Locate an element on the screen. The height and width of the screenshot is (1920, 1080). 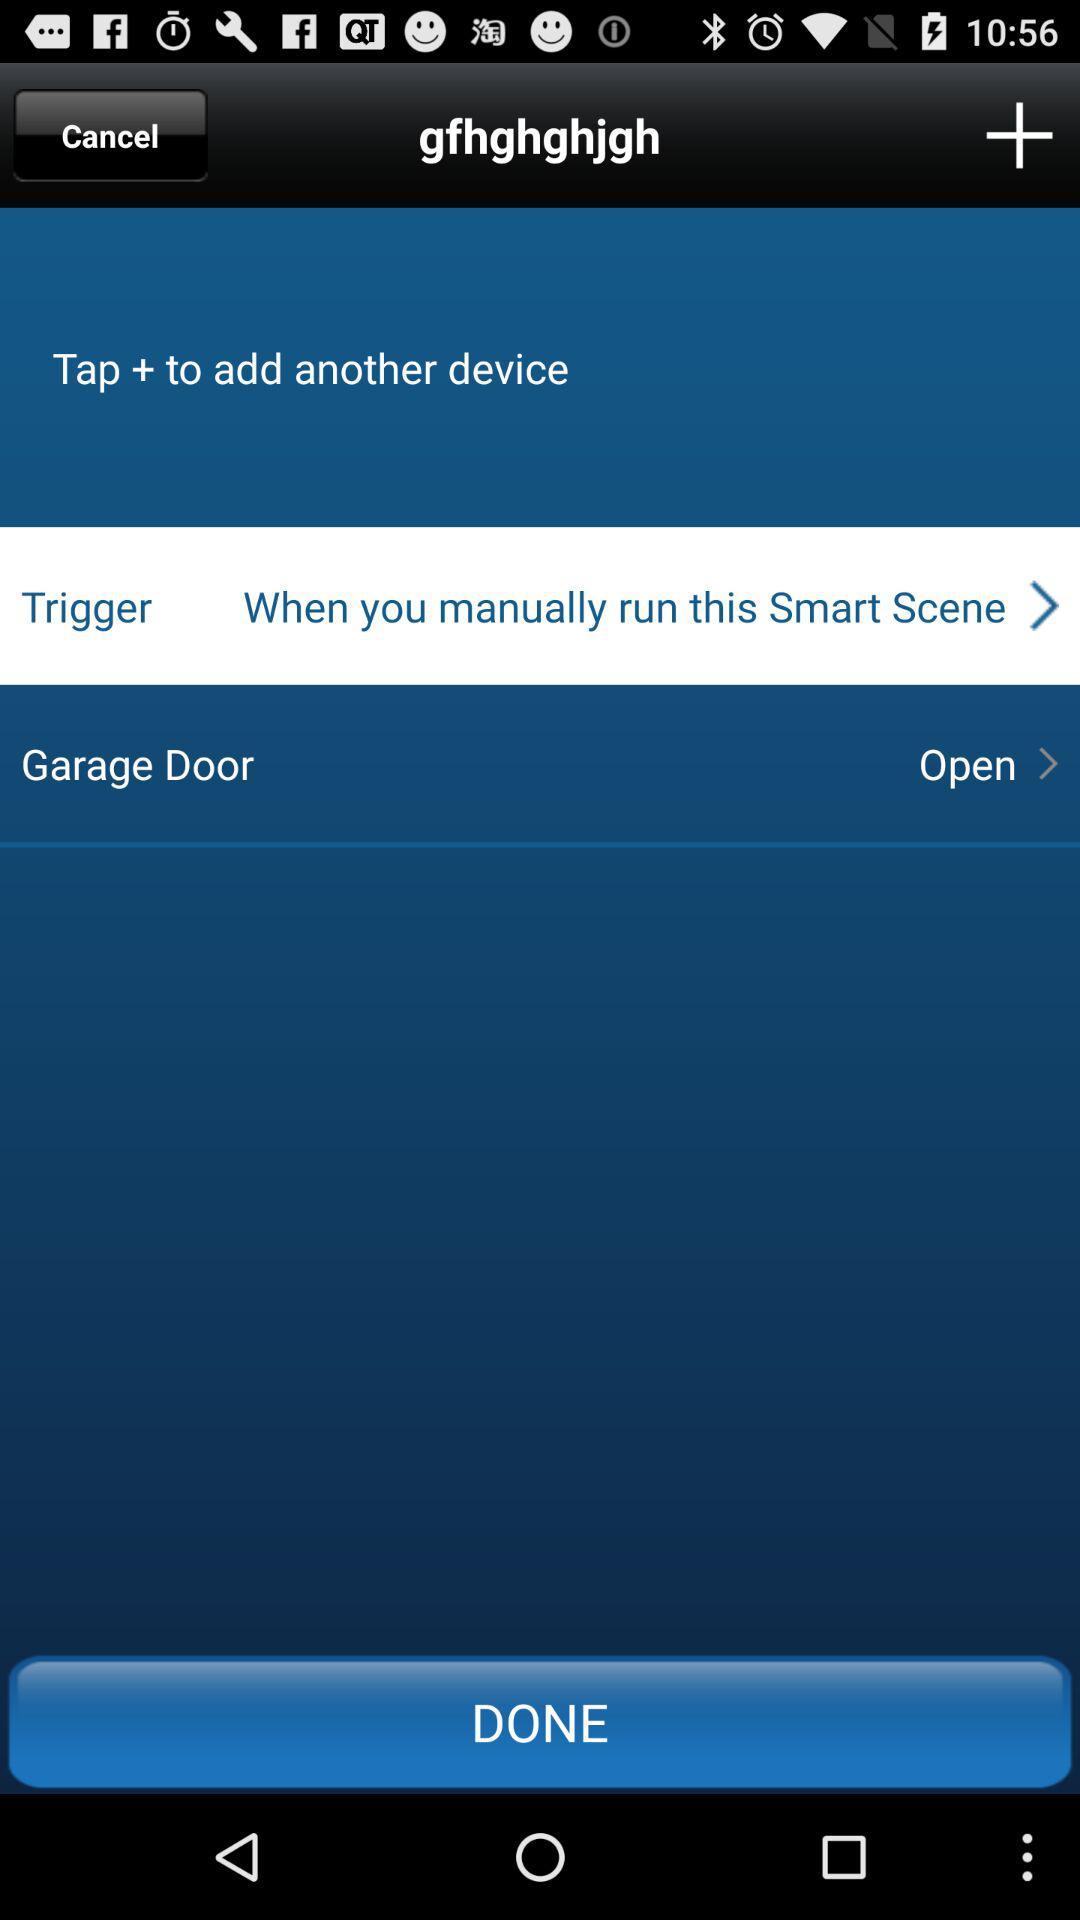
the garage door at the center is located at coordinates (452, 762).